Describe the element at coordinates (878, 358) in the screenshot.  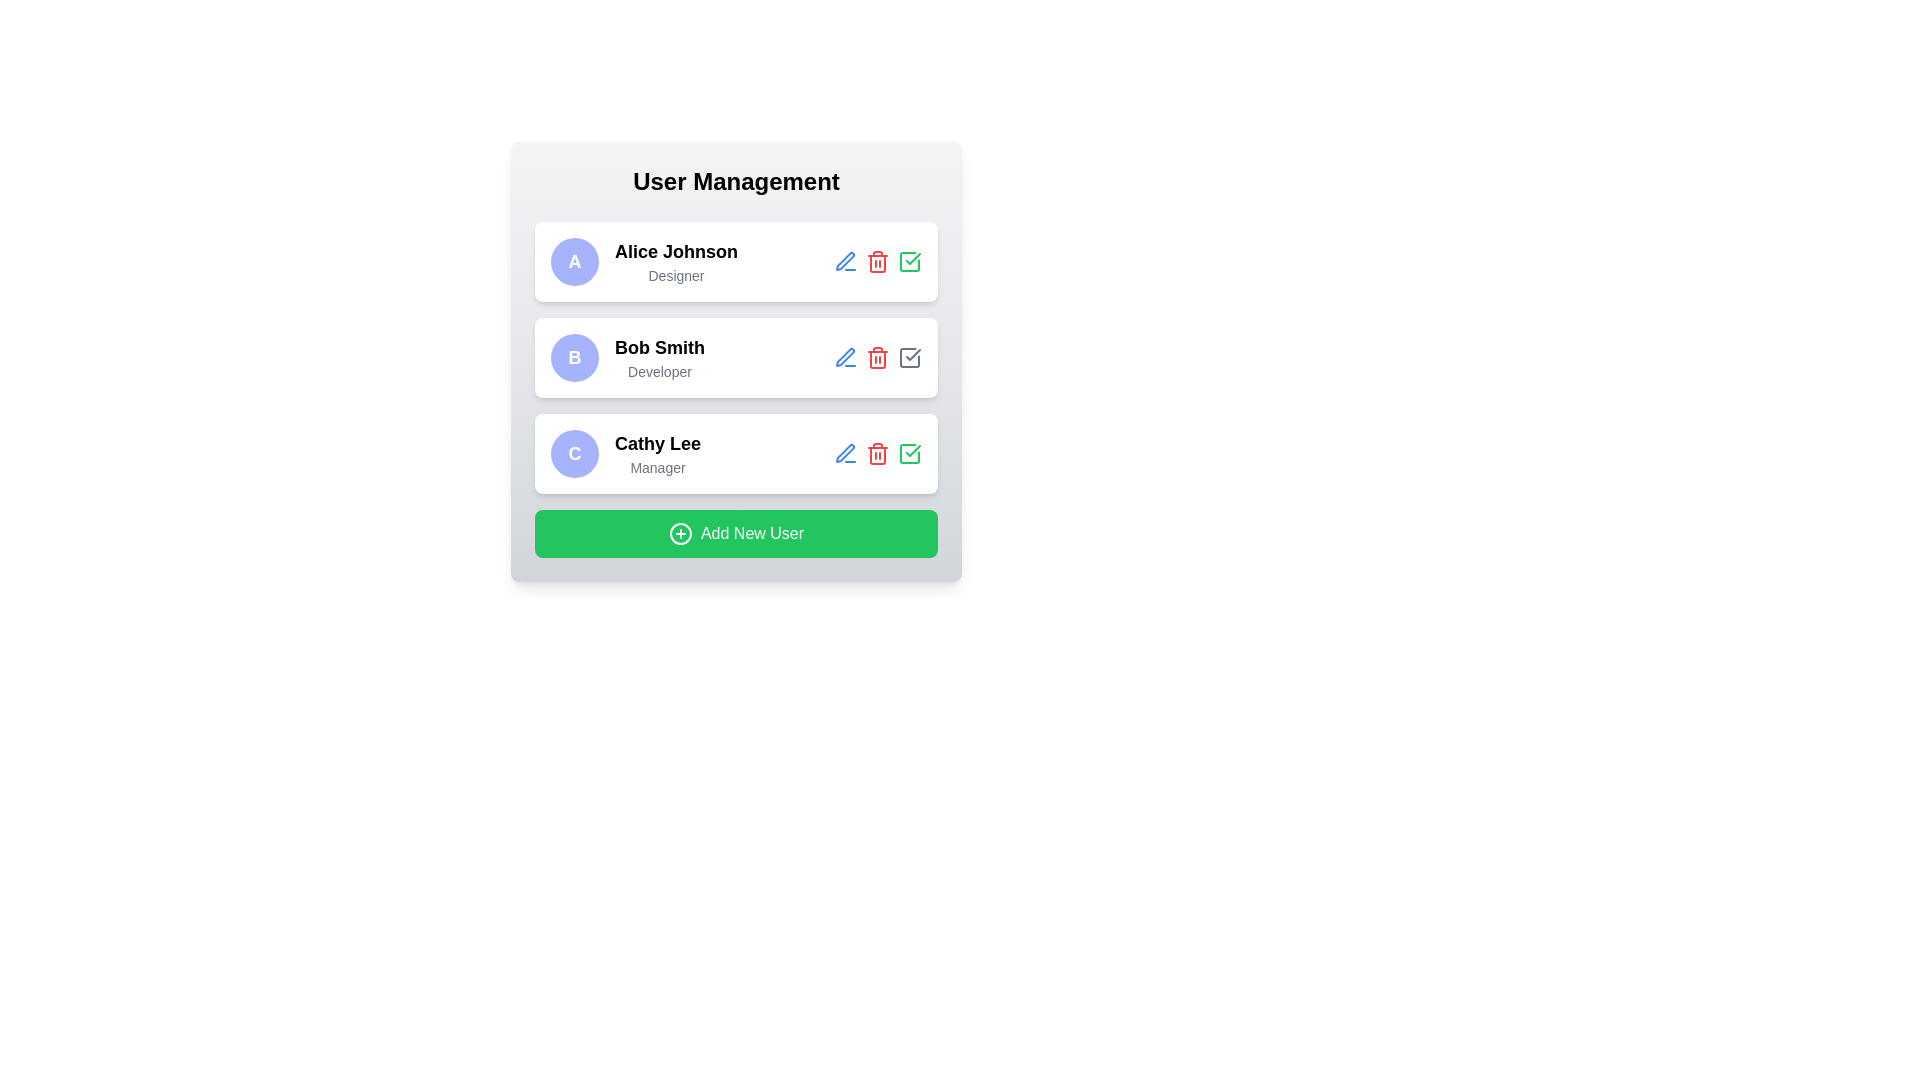
I see `the red trash bin icon associated with the delete action in the second entry row for 'Bob Smith - Developer'` at that location.